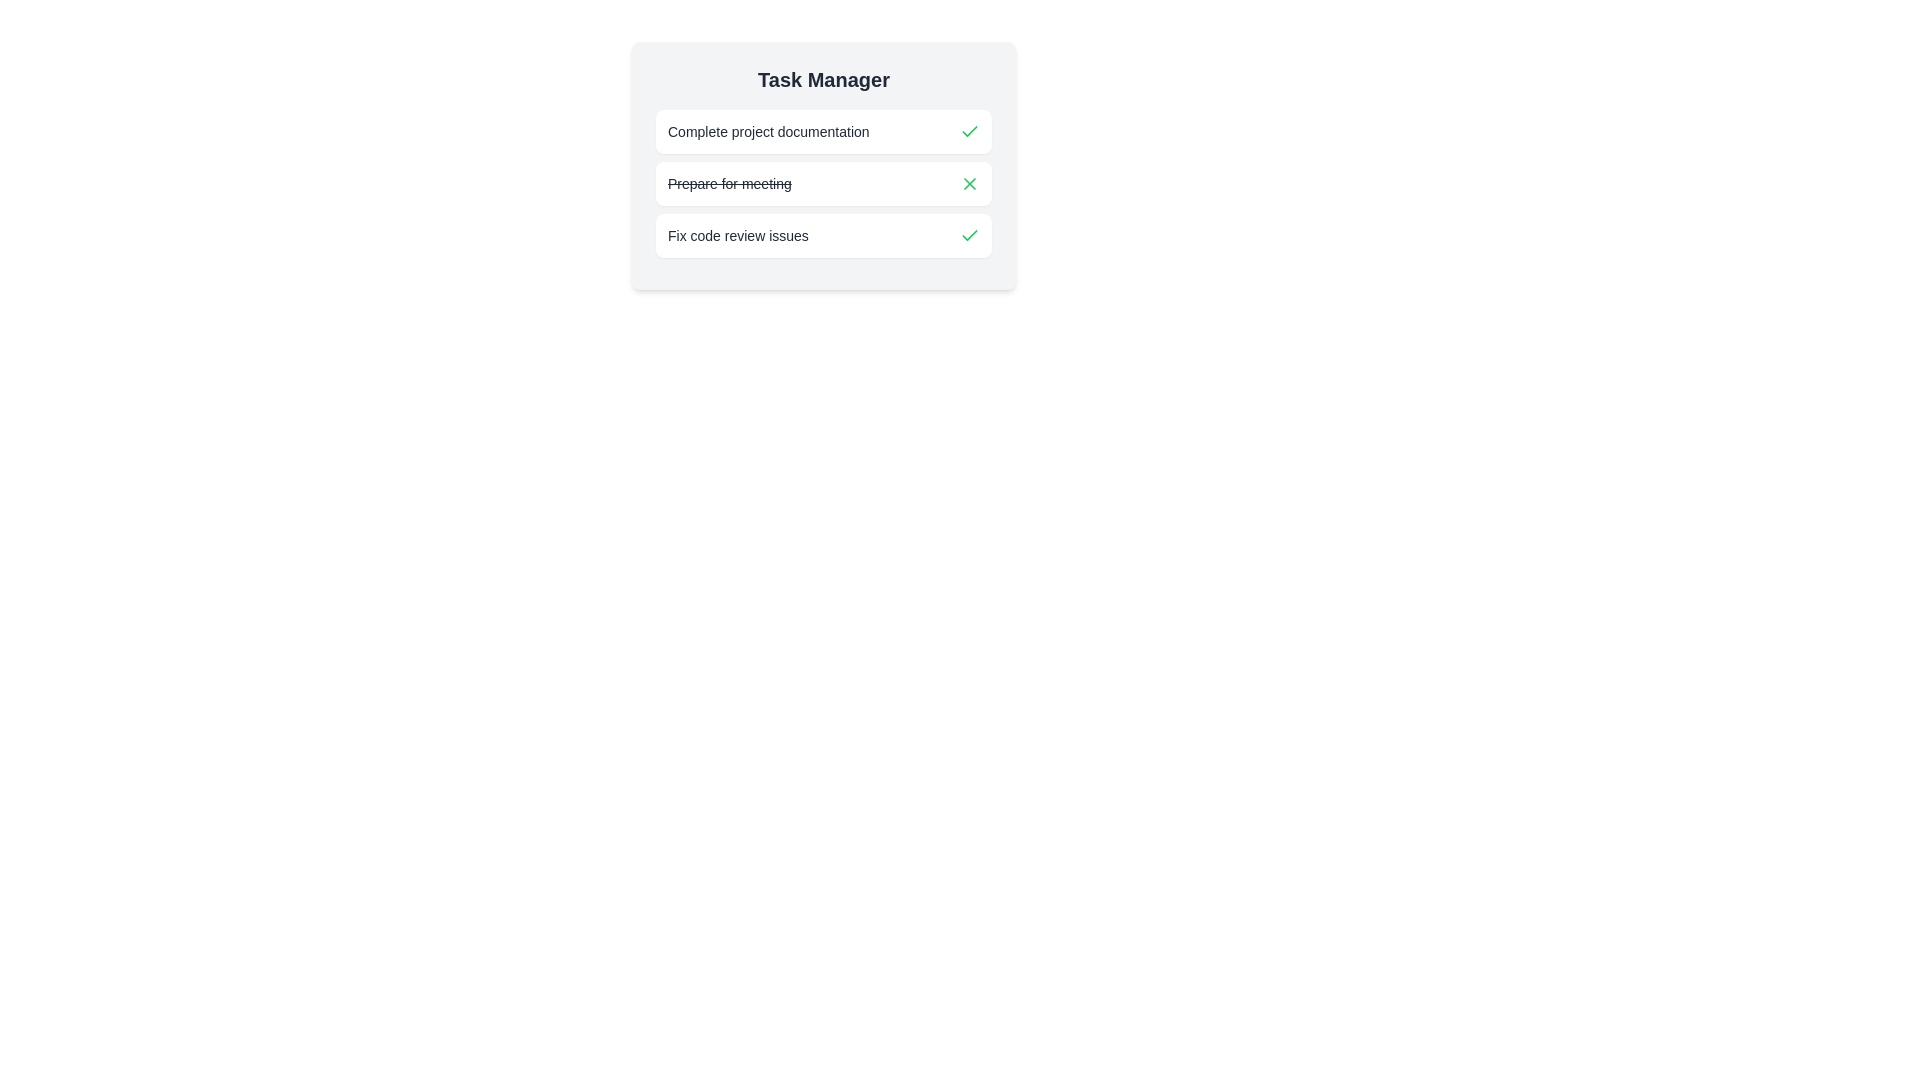 This screenshot has height=1080, width=1920. I want to click on the Task item labeled 'Prepare for meeting' in the task manager list, so click(824, 184).